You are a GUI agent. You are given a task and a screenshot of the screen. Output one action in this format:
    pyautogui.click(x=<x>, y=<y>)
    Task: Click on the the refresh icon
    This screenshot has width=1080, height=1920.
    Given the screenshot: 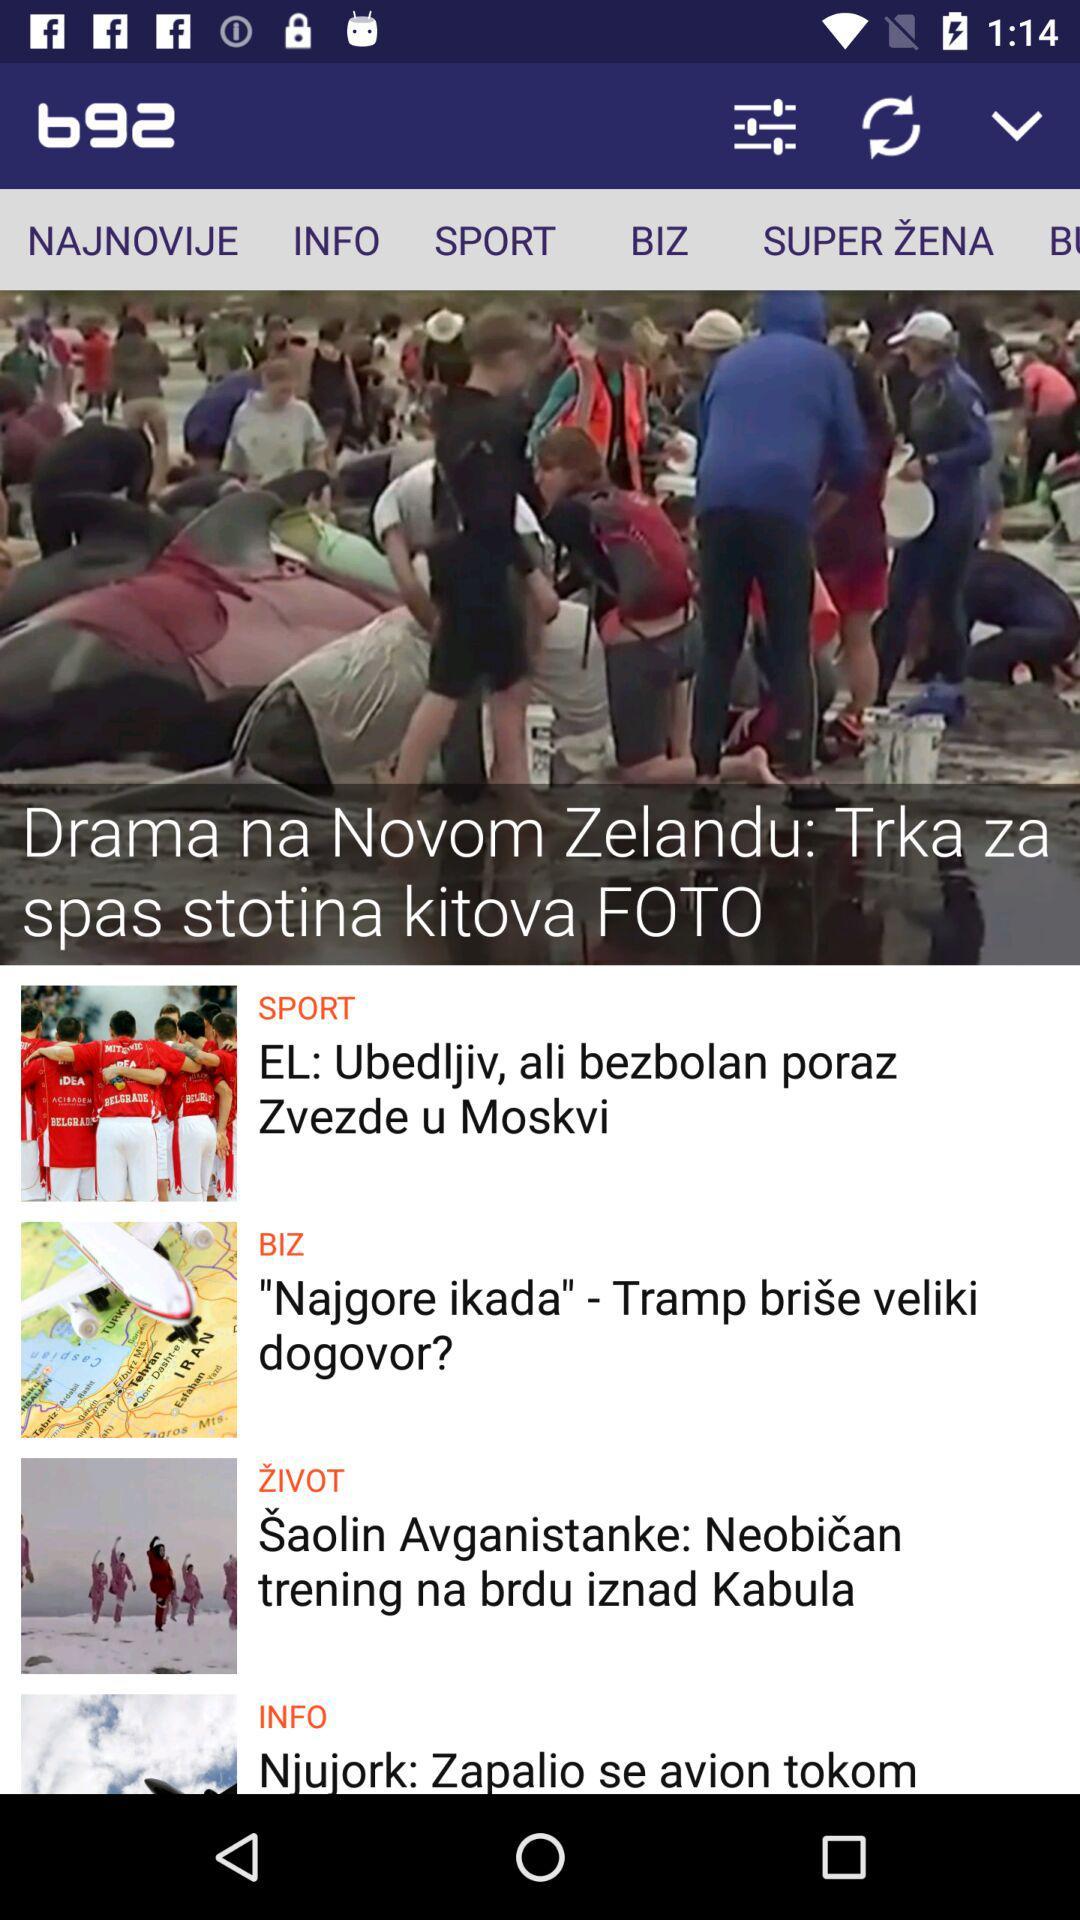 What is the action you would take?
    pyautogui.click(x=890, y=124)
    